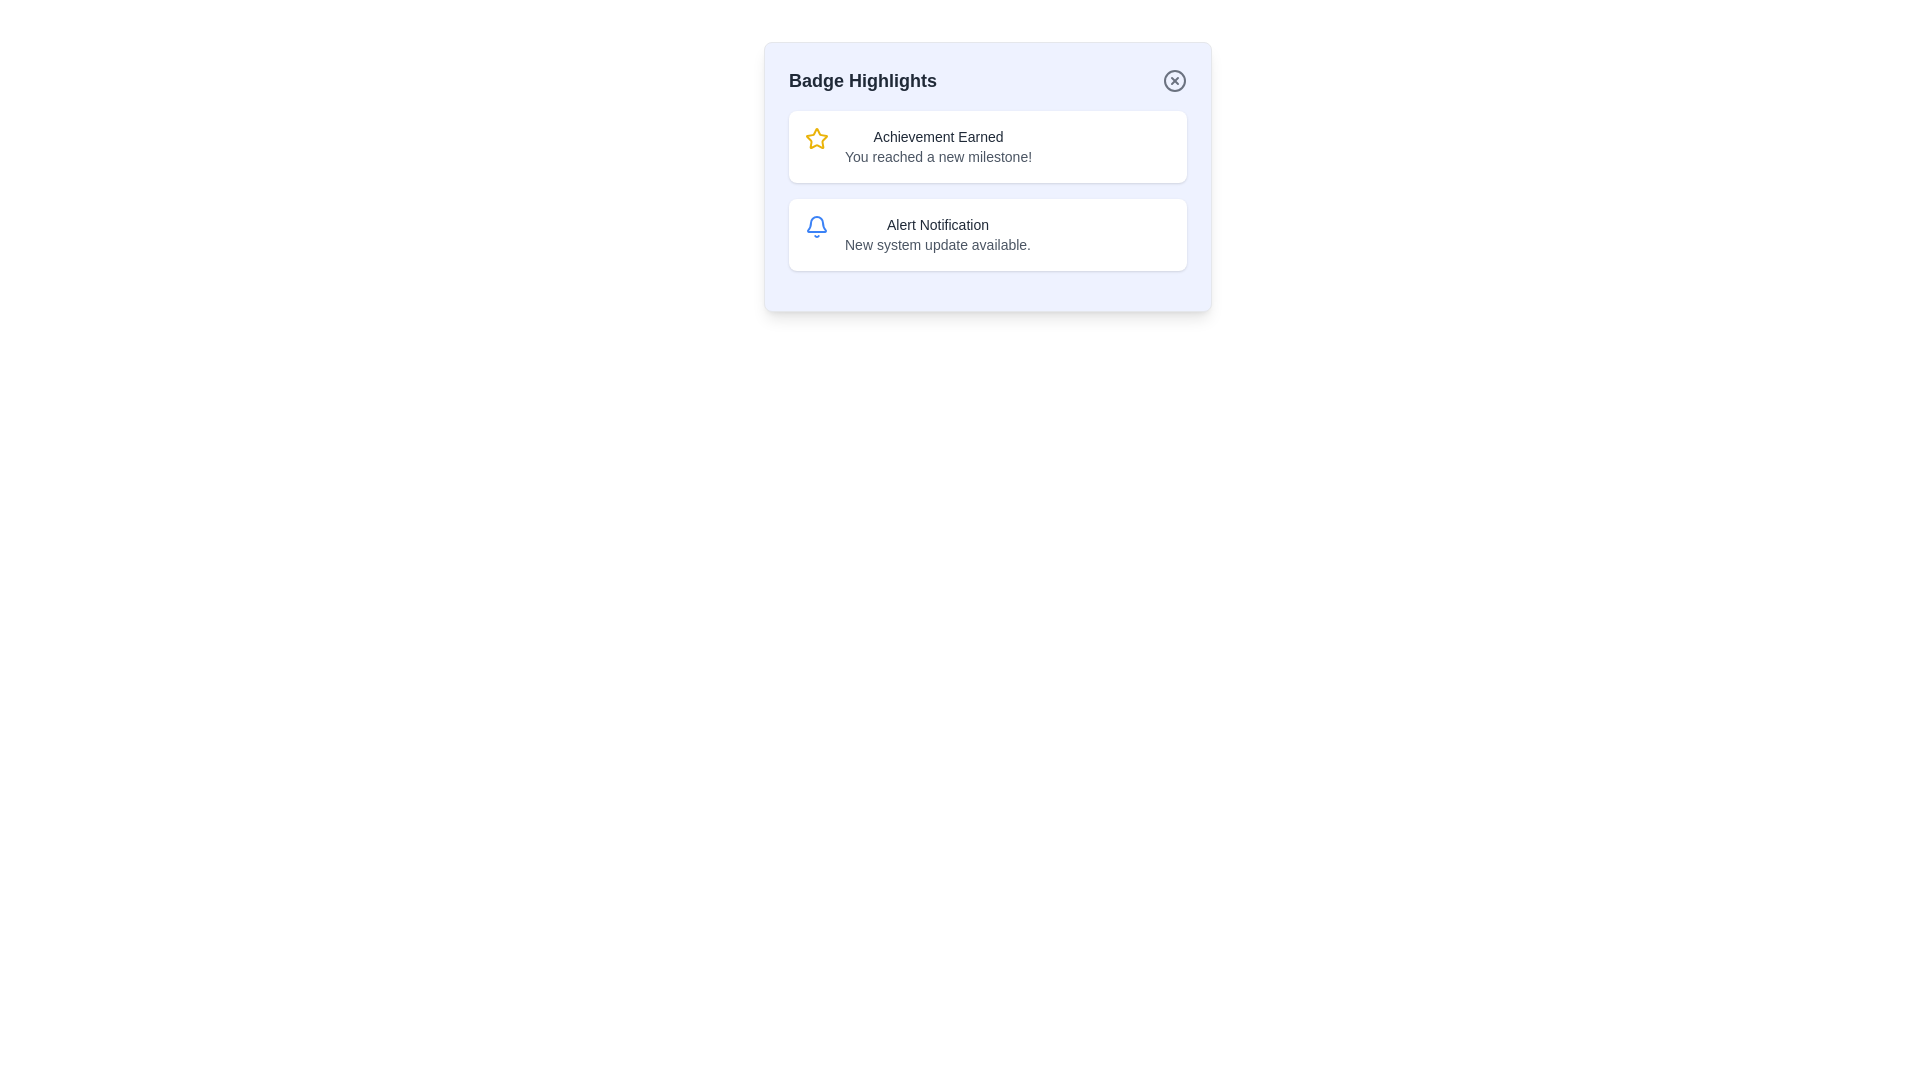  I want to click on the text label that informs the user about the availability of a new system update, located directly below 'Alert Notification' in the 'Badge Highlights' box, so click(936, 244).